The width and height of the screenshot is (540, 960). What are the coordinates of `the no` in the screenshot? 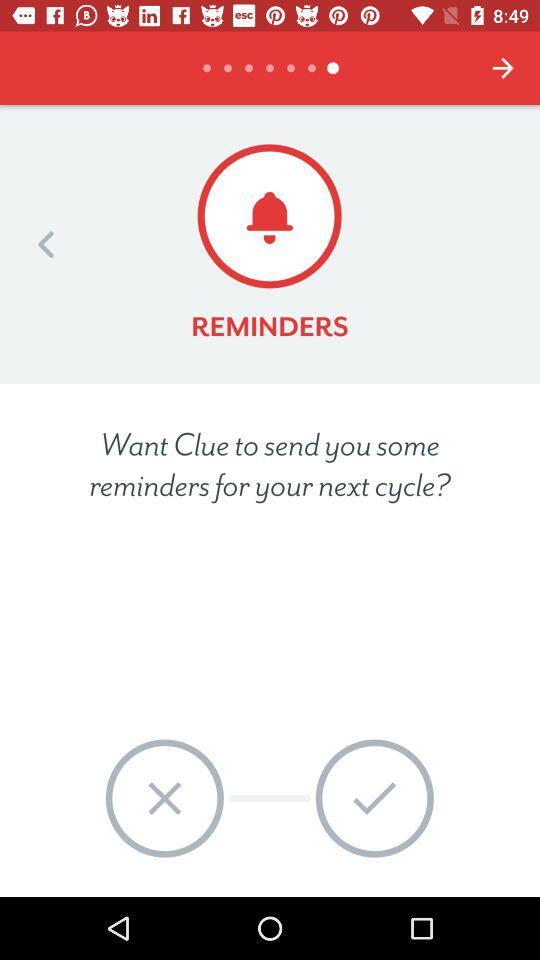 It's located at (163, 798).